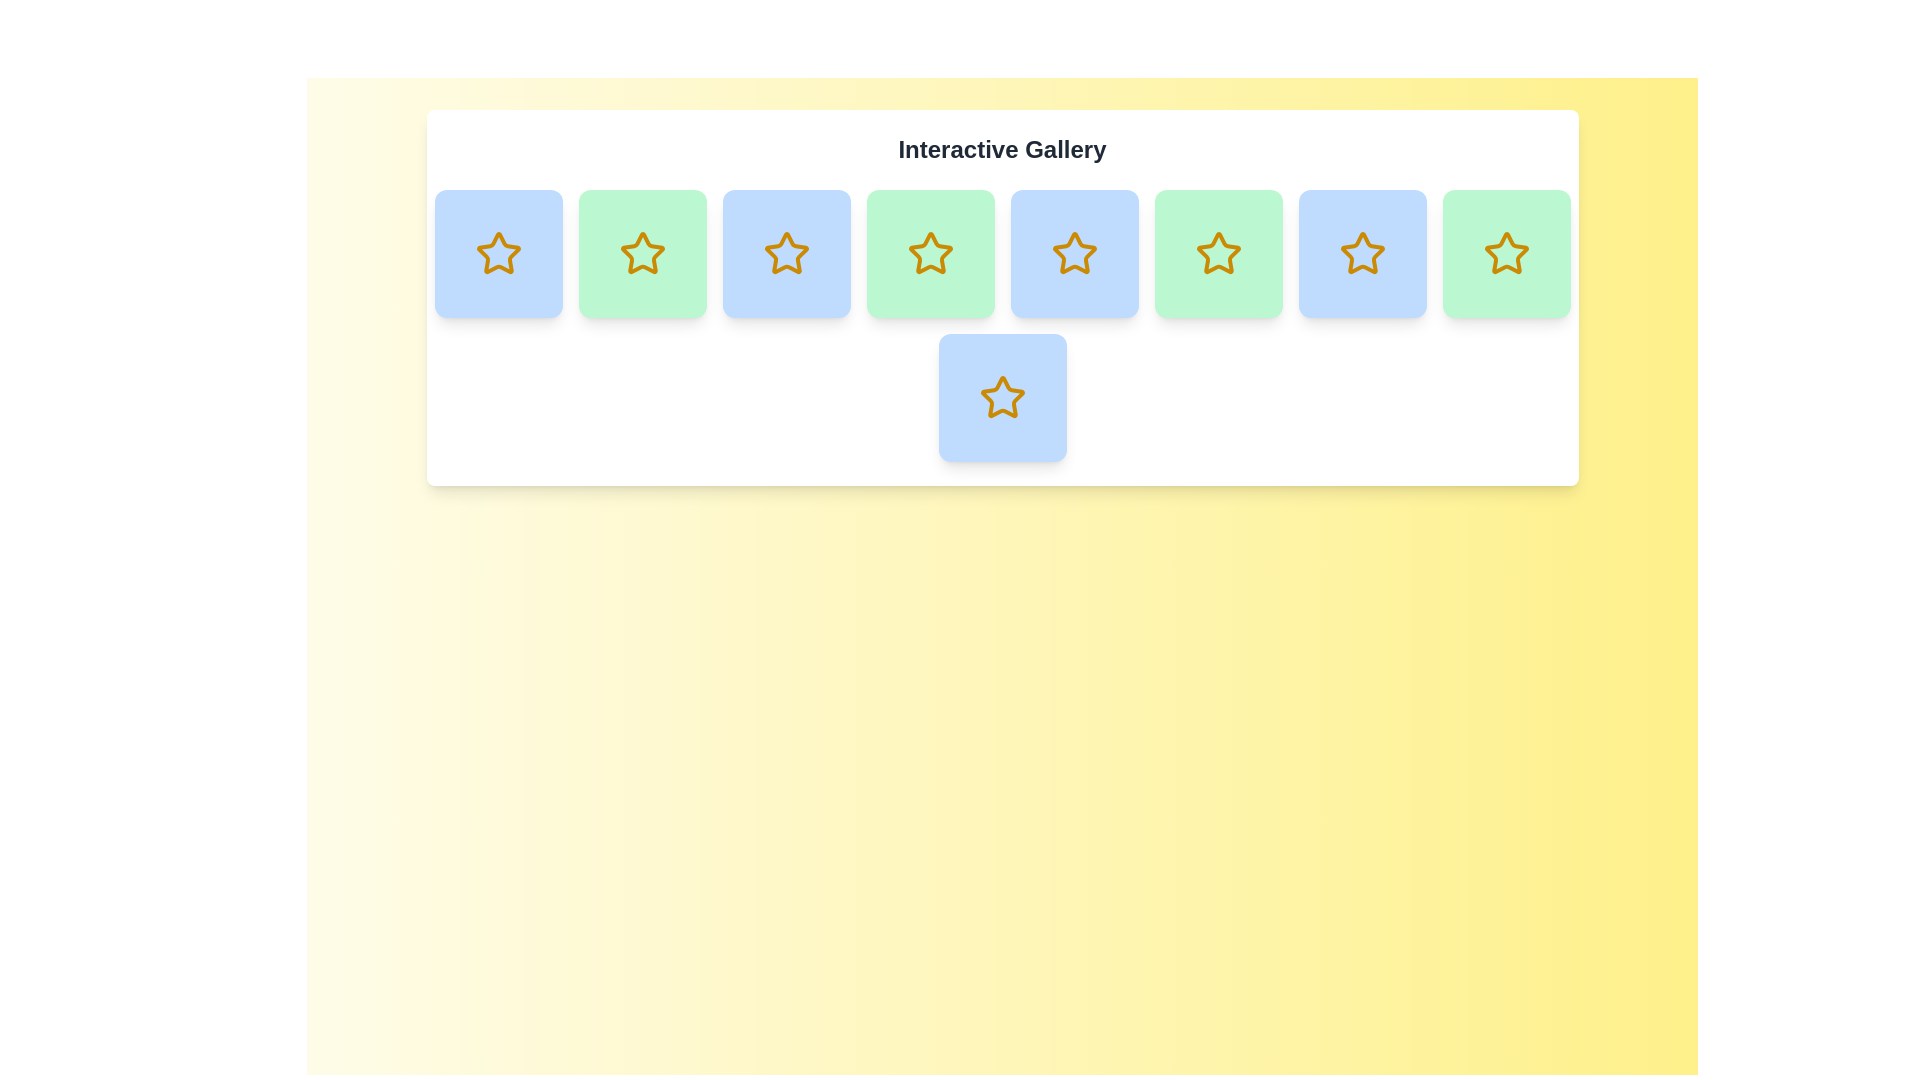  I want to click on the decorative square with a yellow outlined star at the center, which is the third square from the left in the top row of a grid-like layout, so click(785, 253).